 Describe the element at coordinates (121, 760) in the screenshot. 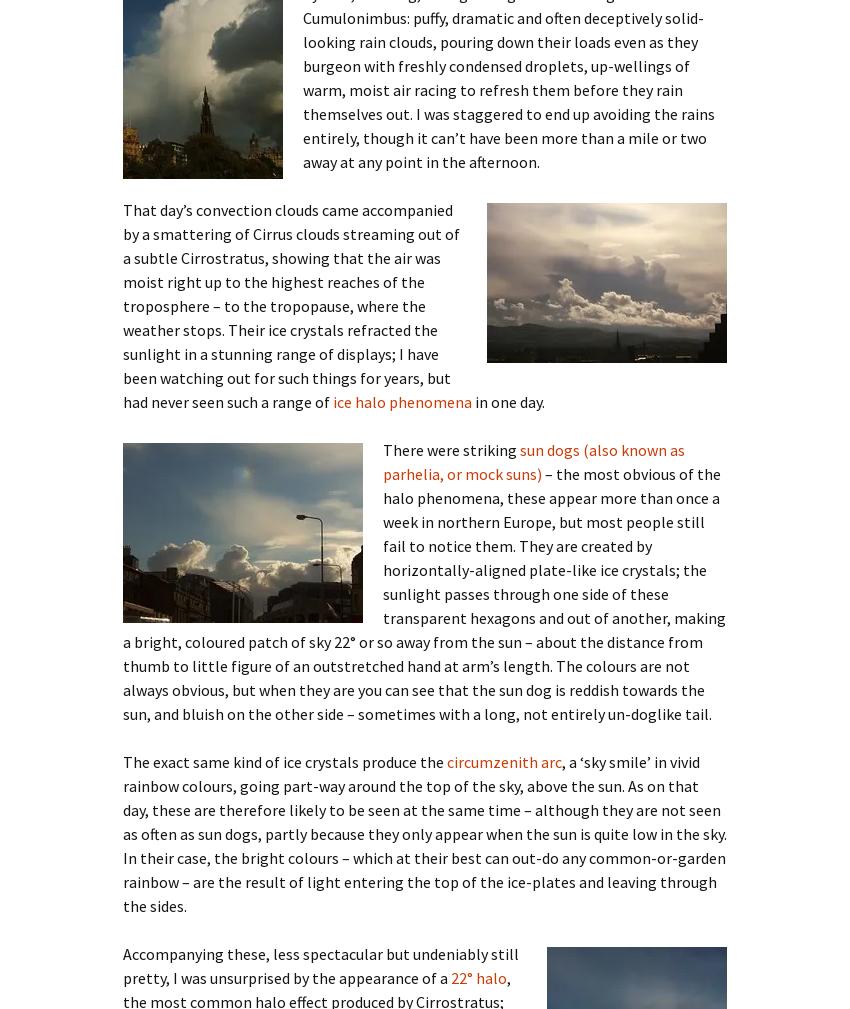

I see `'The exact same kind of ice crystals produce the'` at that location.